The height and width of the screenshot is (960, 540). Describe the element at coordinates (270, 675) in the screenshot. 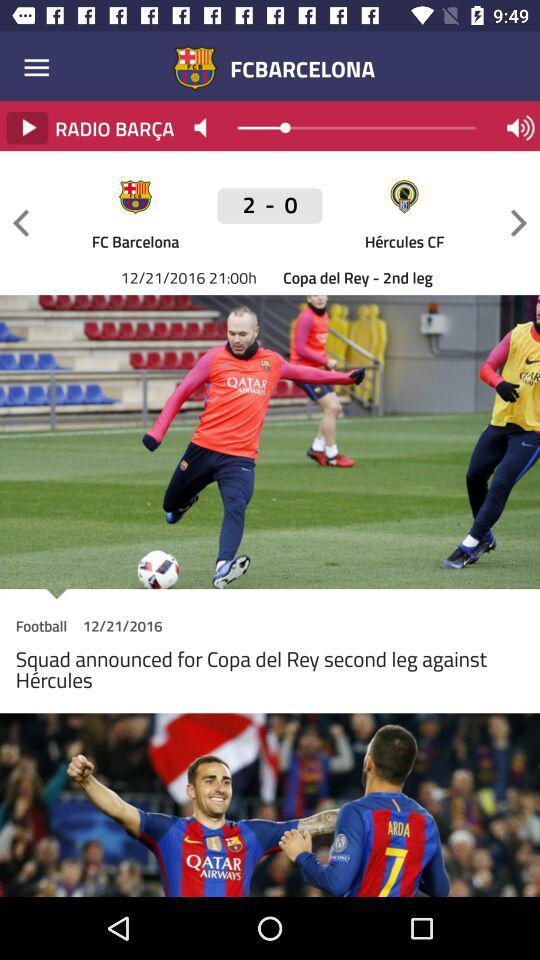

I see `the squad announced for icon` at that location.